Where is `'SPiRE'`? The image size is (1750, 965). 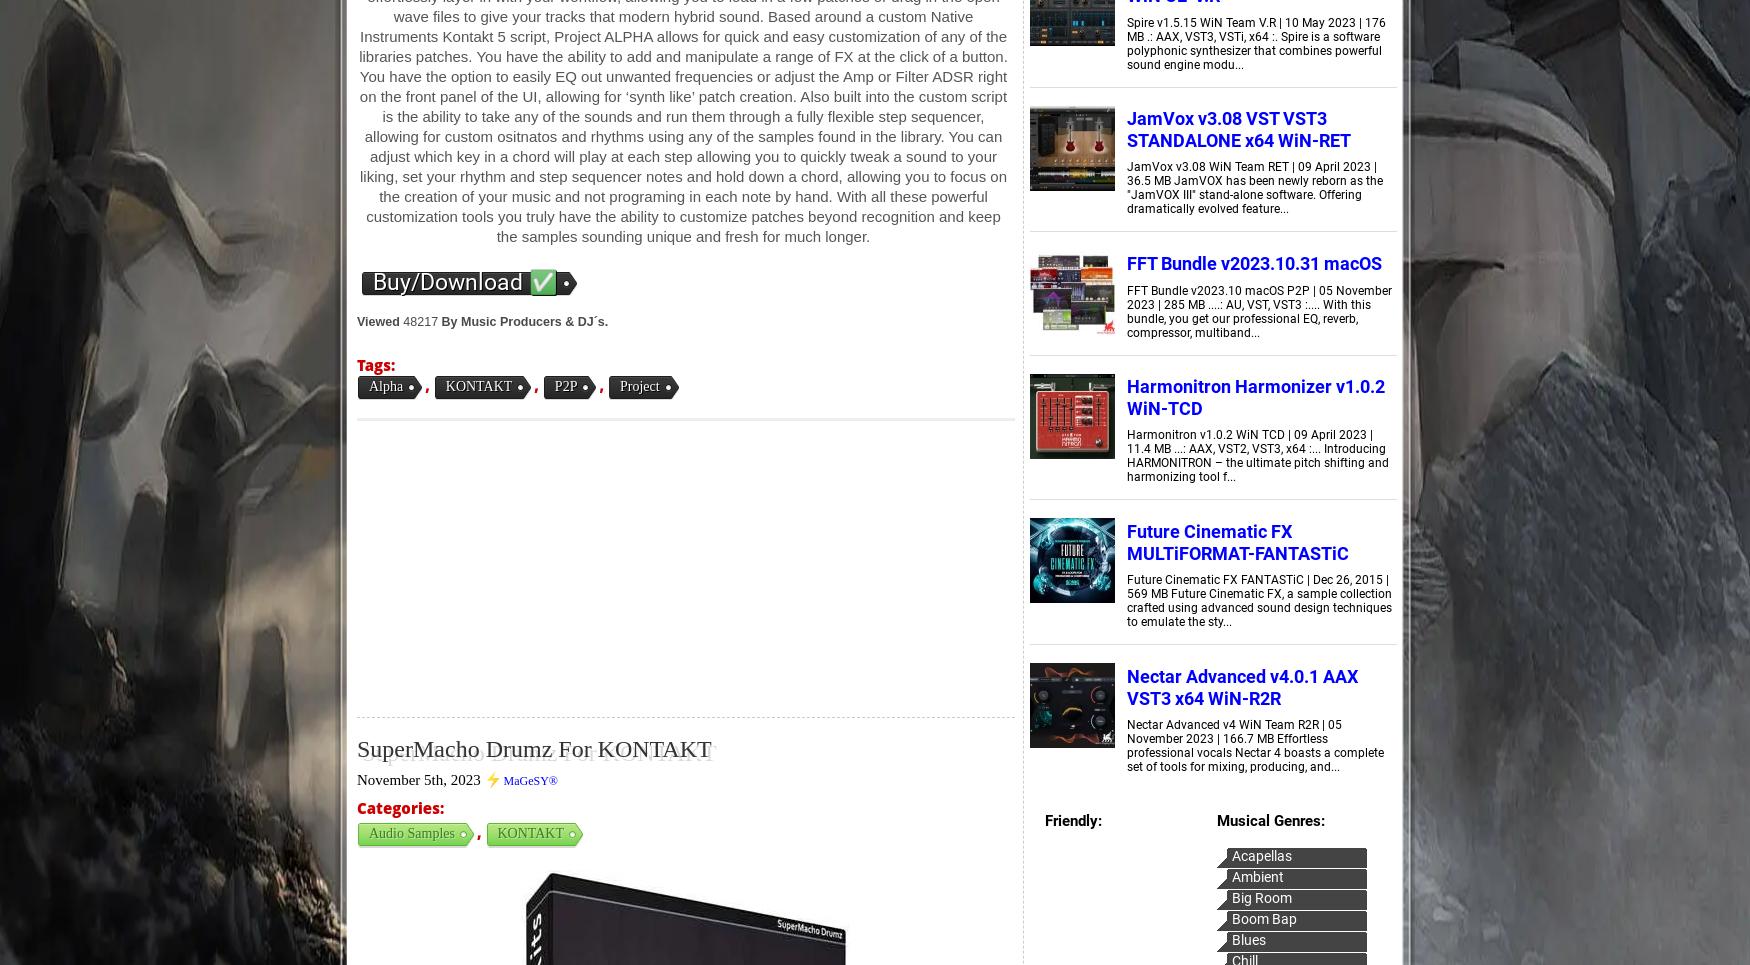
'SPiRE' is located at coordinates (666, 209).